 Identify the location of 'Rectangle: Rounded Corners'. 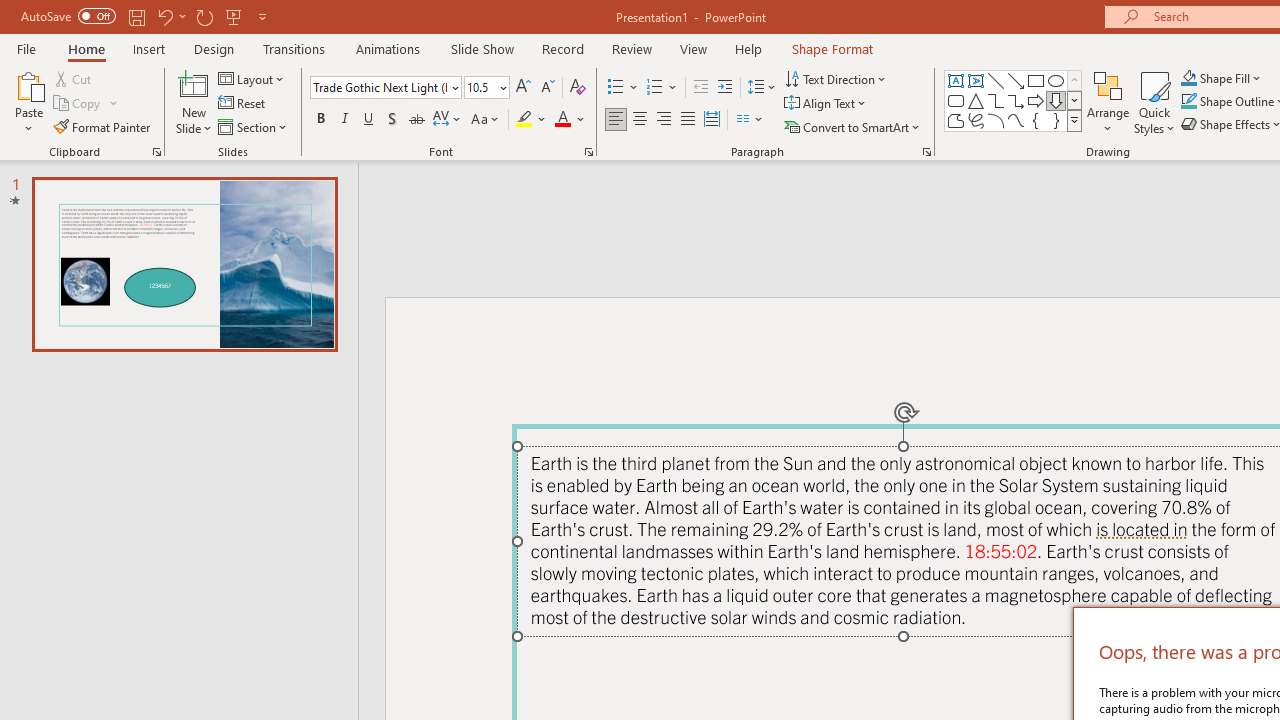
(955, 100).